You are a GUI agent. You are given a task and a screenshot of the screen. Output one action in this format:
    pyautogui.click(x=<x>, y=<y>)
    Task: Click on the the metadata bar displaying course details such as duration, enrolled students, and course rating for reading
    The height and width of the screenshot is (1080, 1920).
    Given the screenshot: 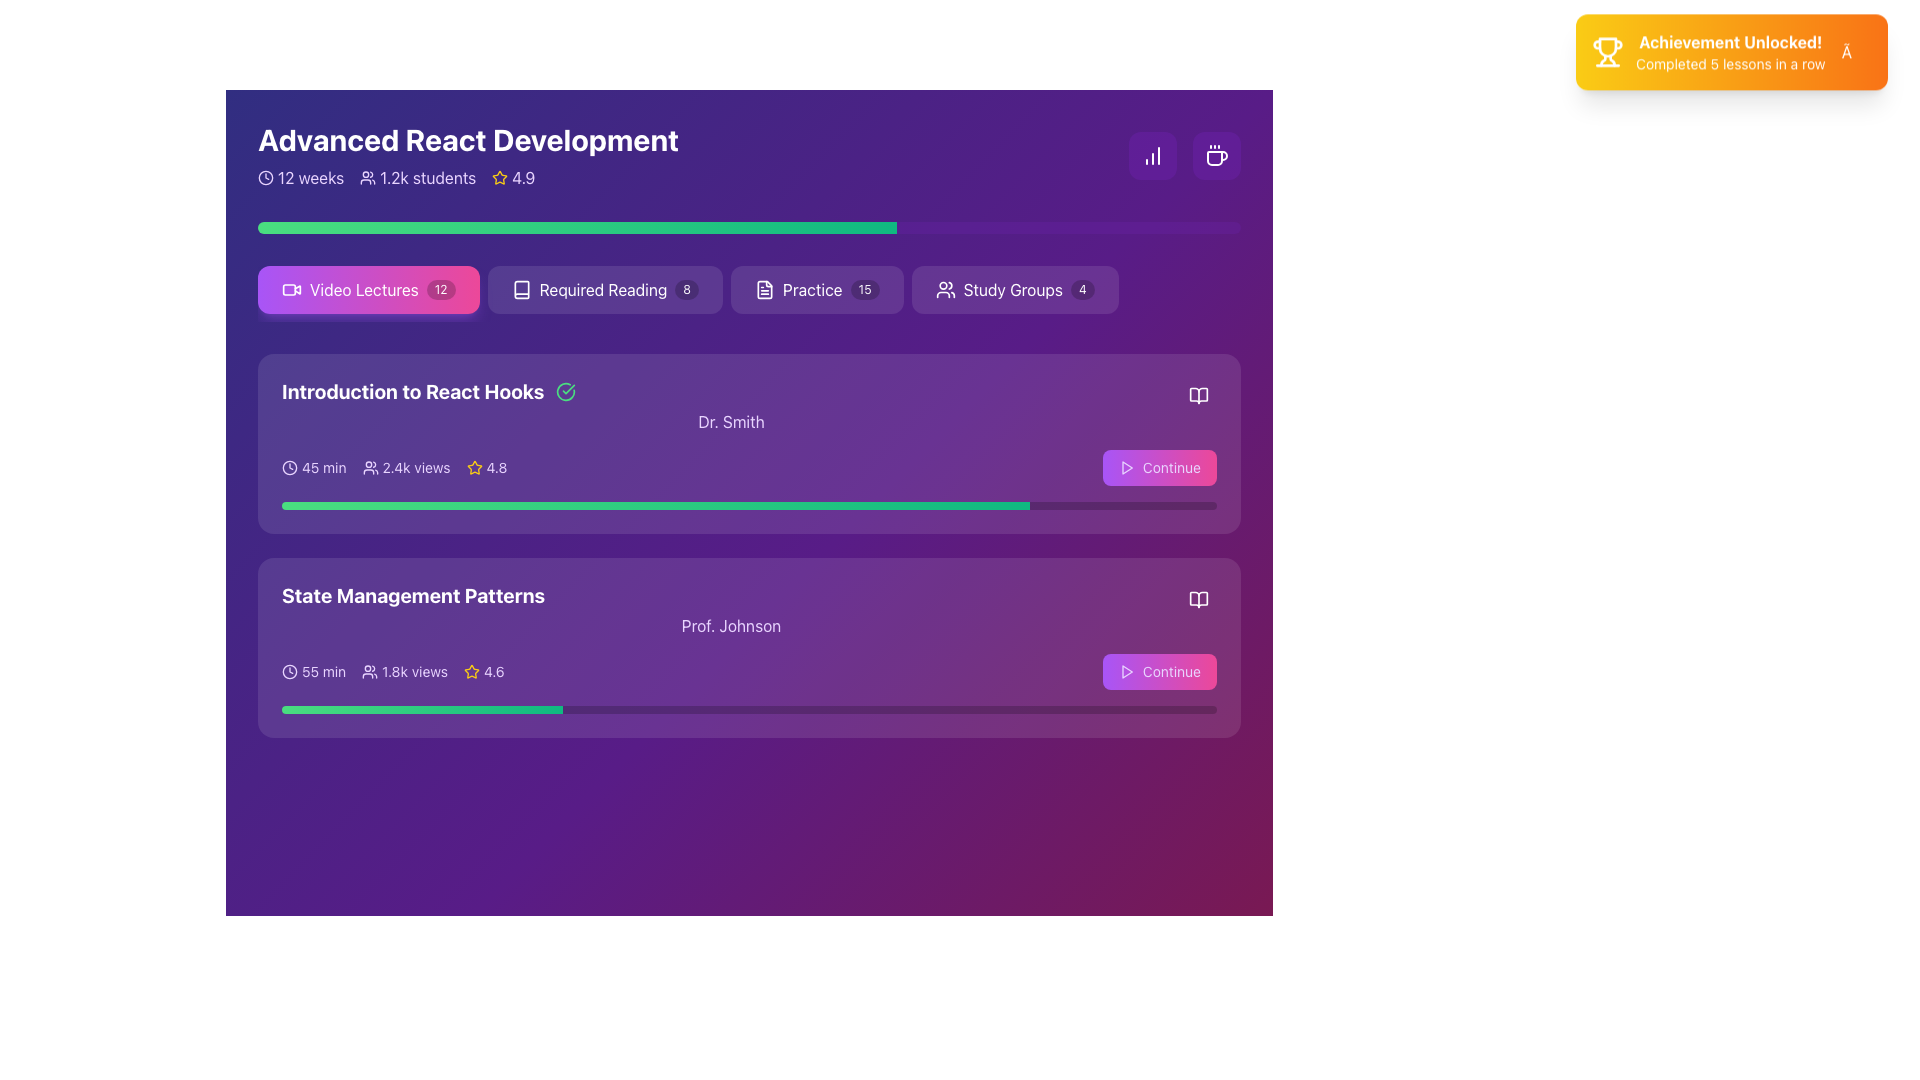 What is the action you would take?
    pyautogui.click(x=467, y=176)
    